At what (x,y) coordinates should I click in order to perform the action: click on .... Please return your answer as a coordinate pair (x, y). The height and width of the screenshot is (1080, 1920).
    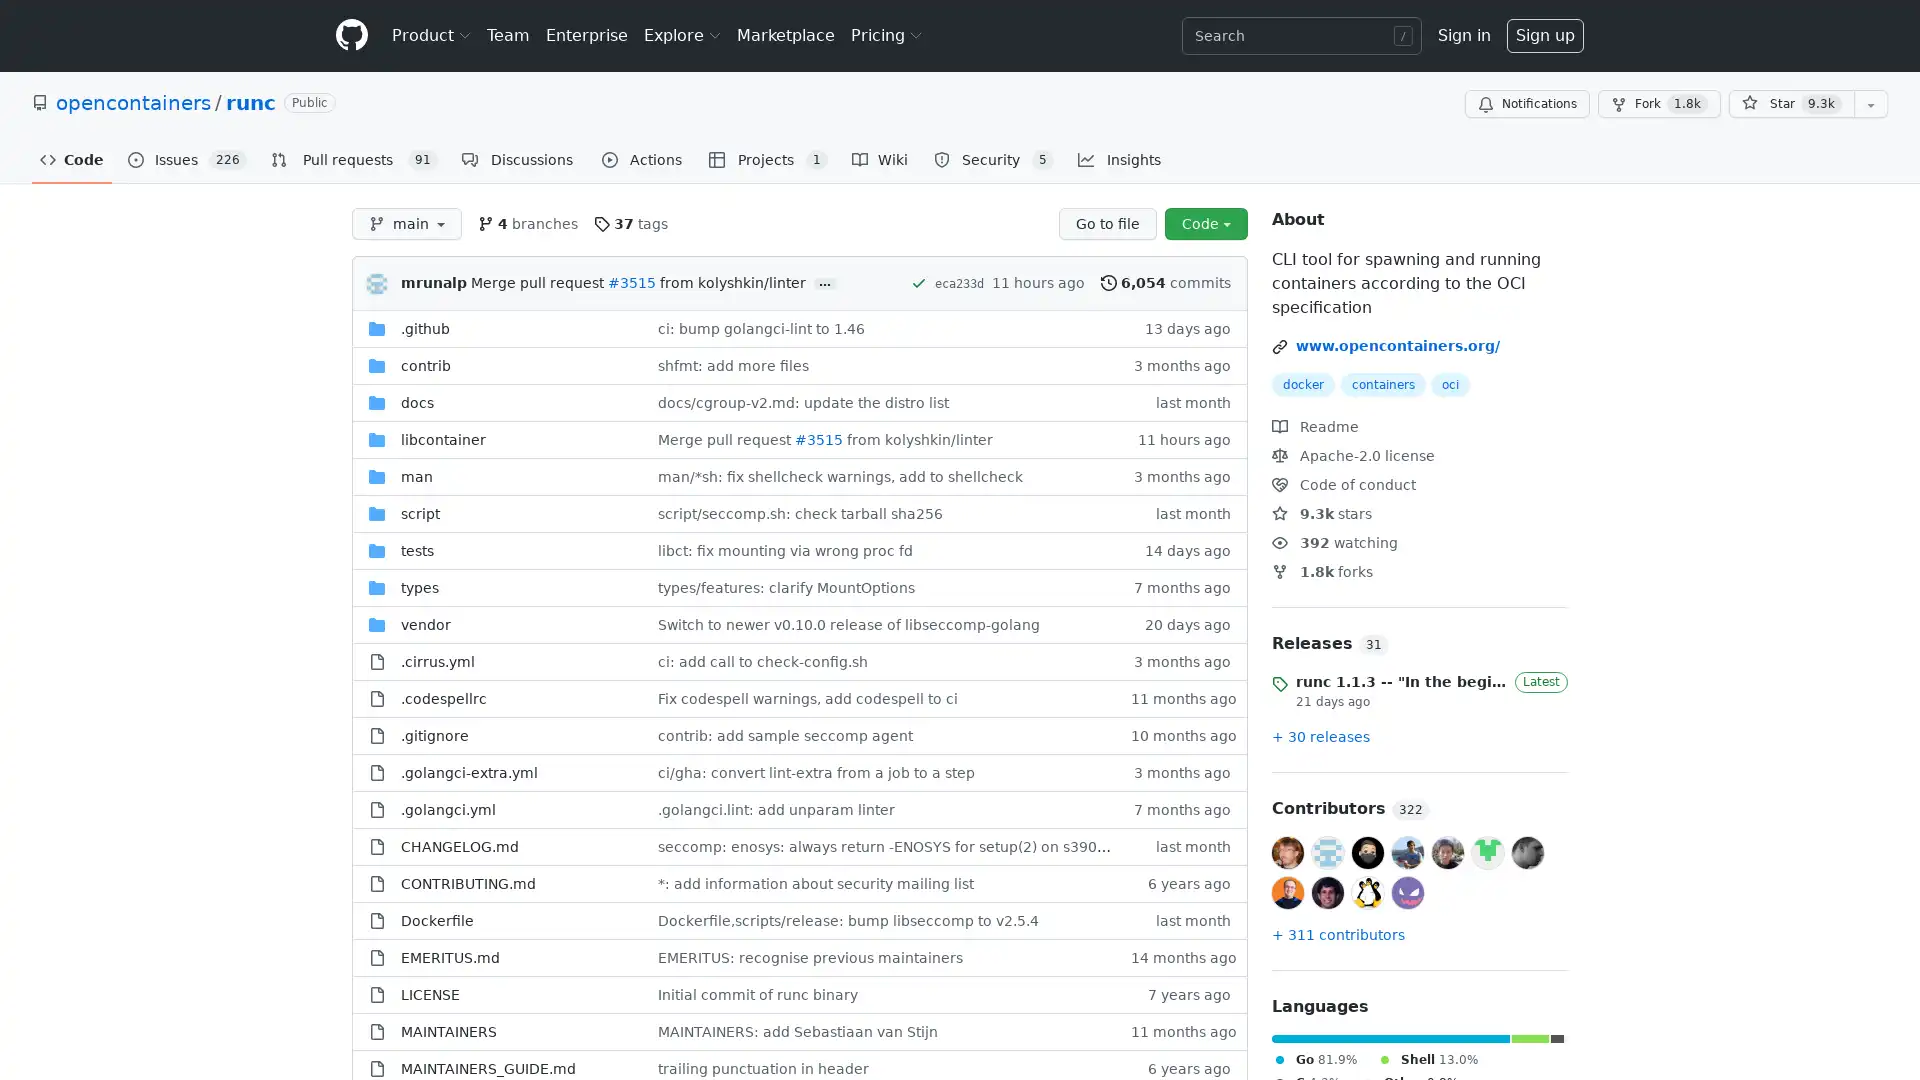
    Looking at the image, I should click on (825, 284).